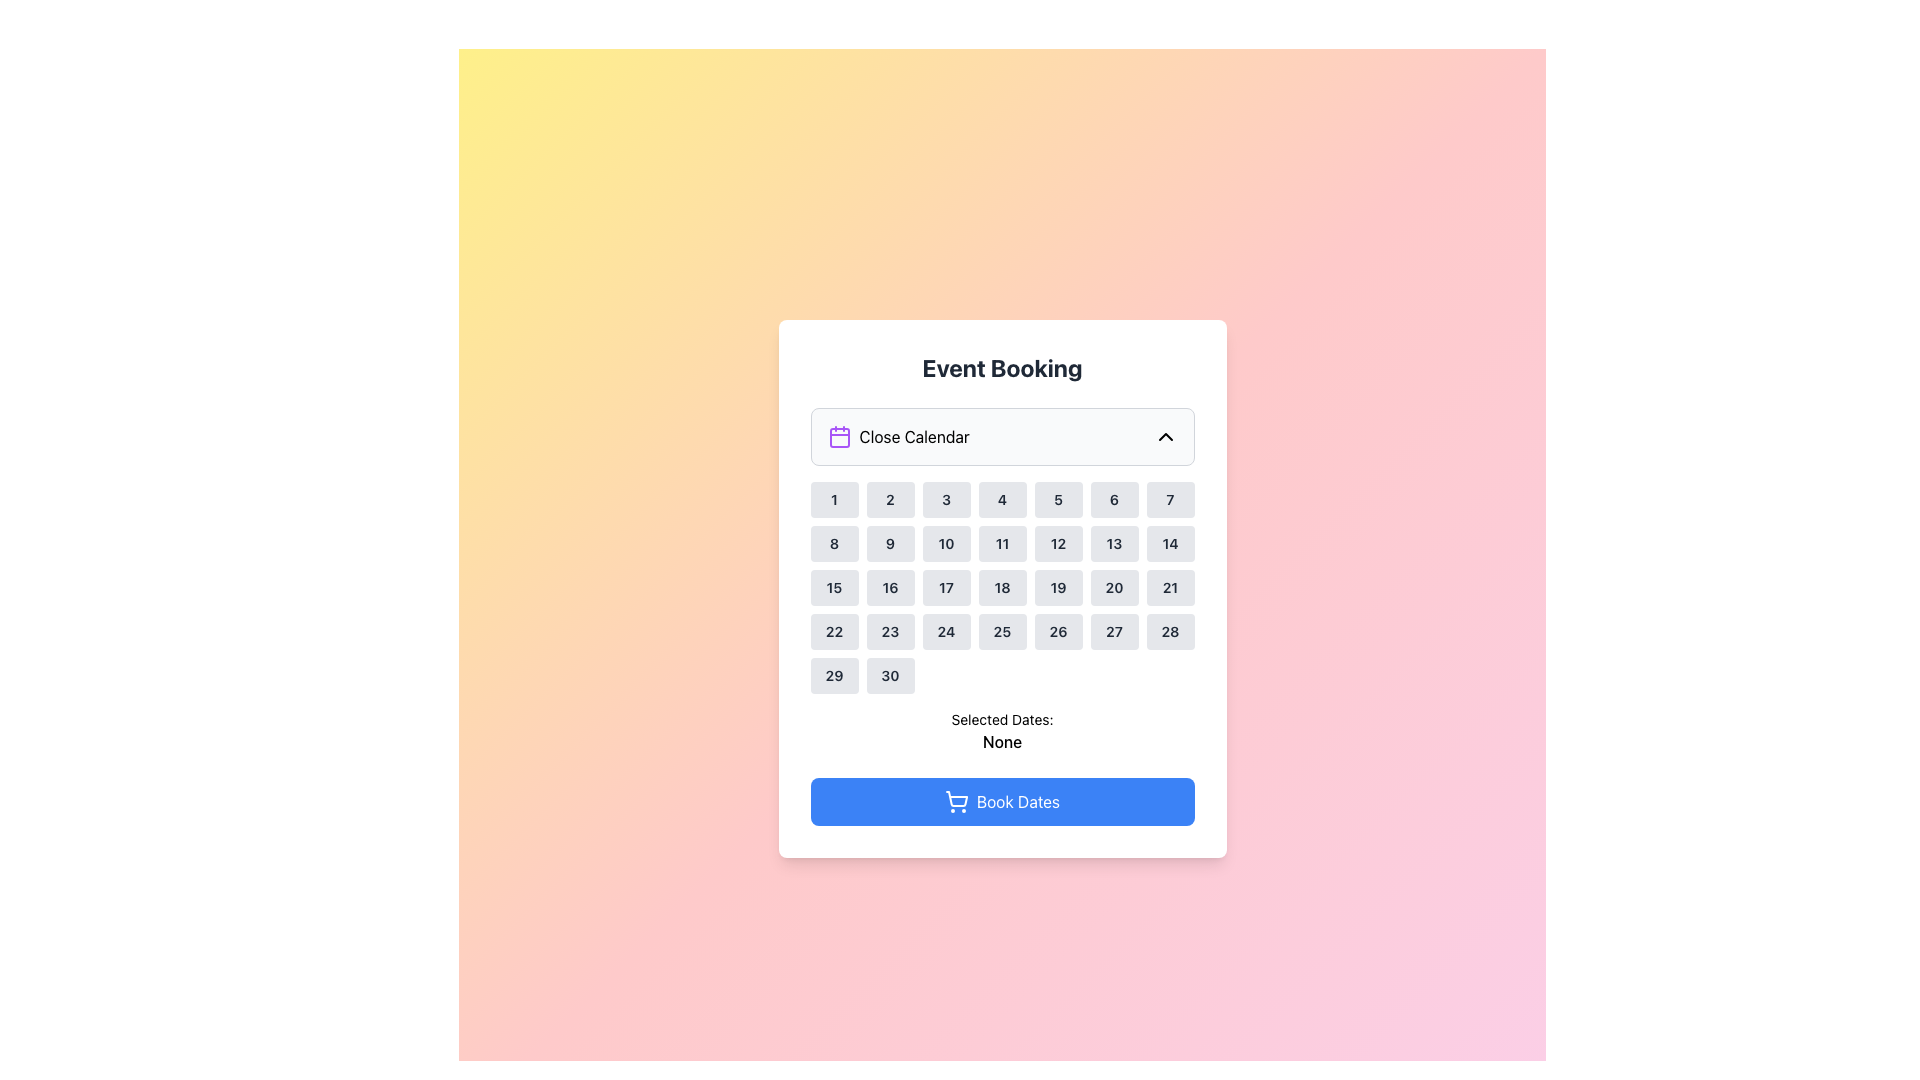 The height and width of the screenshot is (1080, 1920). What do you see at coordinates (945, 543) in the screenshot?
I see `the button representing the 10th day of the month in the Event Booking calendar grid` at bounding box center [945, 543].